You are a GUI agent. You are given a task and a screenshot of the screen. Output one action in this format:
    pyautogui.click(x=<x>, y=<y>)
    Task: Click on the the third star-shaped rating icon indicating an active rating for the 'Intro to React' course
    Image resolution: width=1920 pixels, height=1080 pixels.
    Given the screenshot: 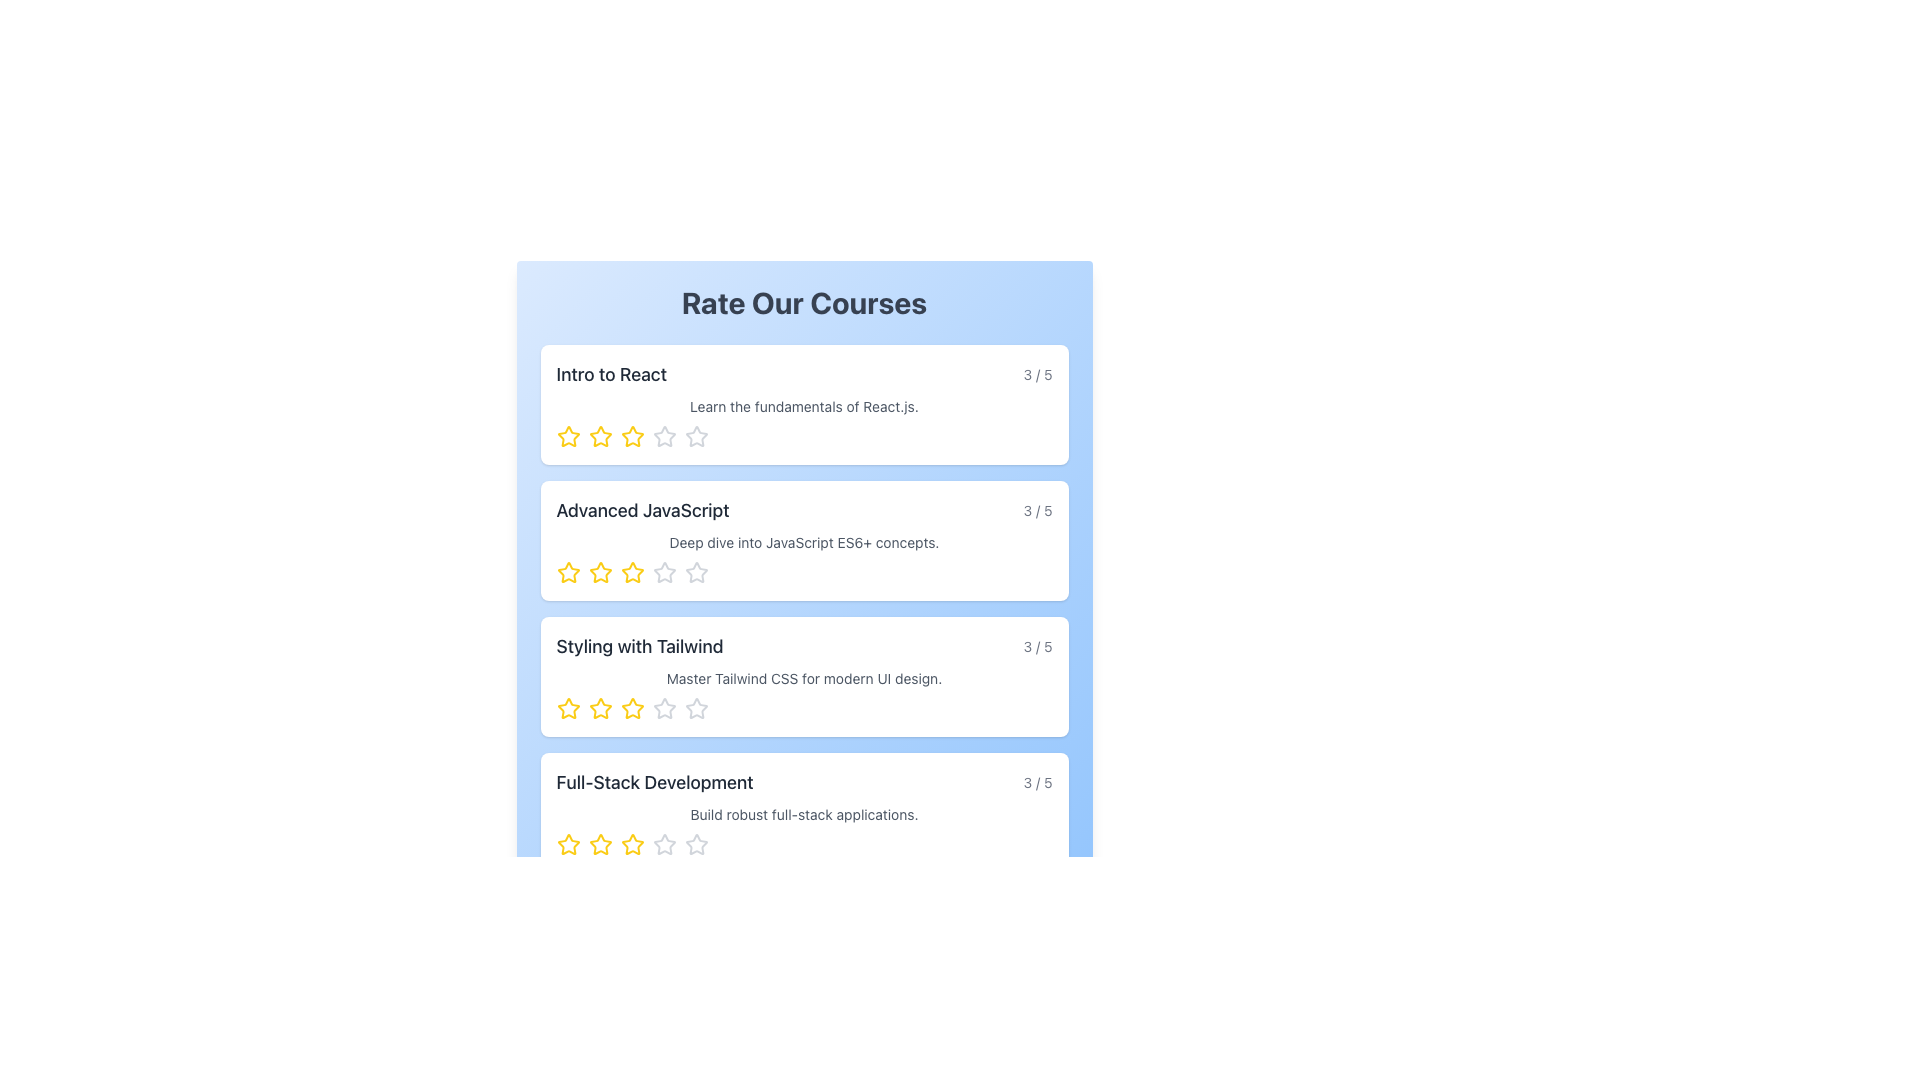 What is the action you would take?
    pyautogui.click(x=631, y=435)
    